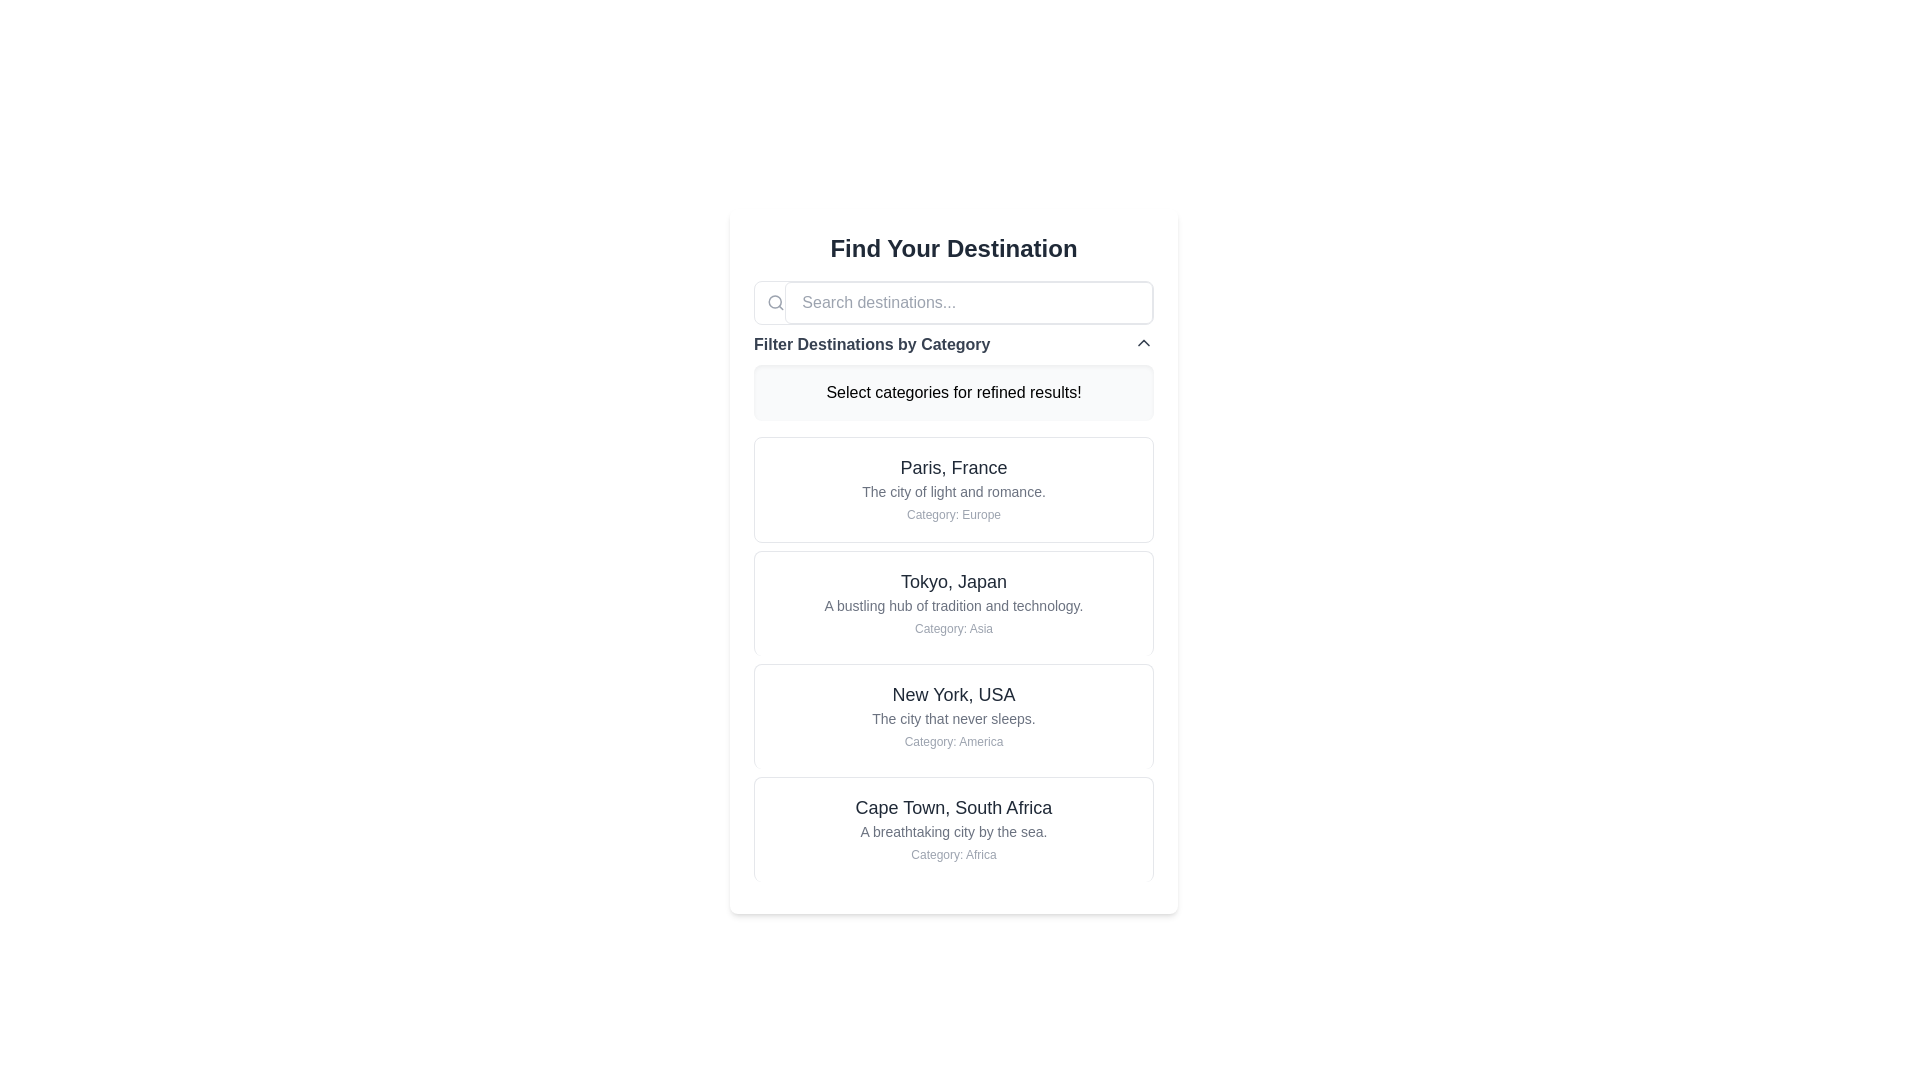 This screenshot has height=1080, width=1920. Describe the element at coordinates (1143, 342) in the screenshot. I see `the chevron icon located at the right end of the 'Filter Destinations by Category' label` at that location.